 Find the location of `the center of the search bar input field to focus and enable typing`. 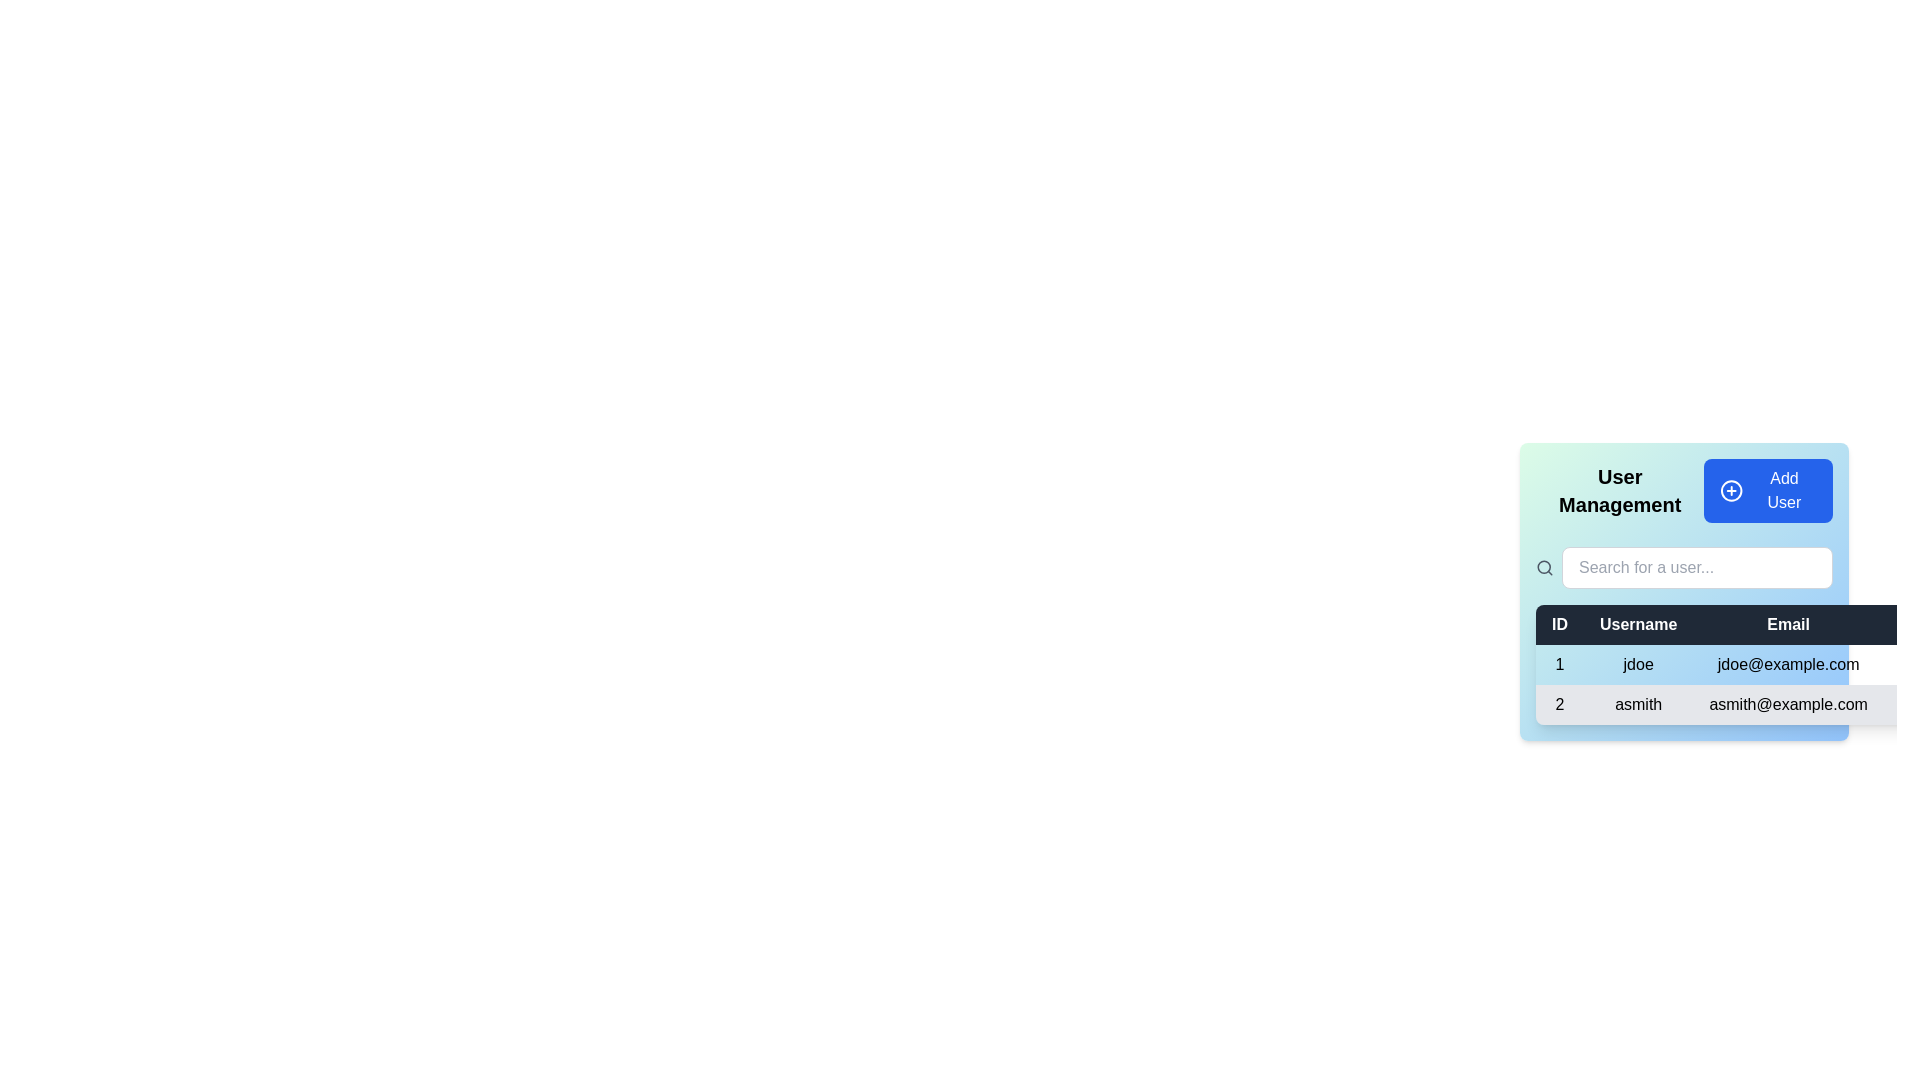

the center of the search bar input field to focus and enable typing is located at coordinates (1696, 567).